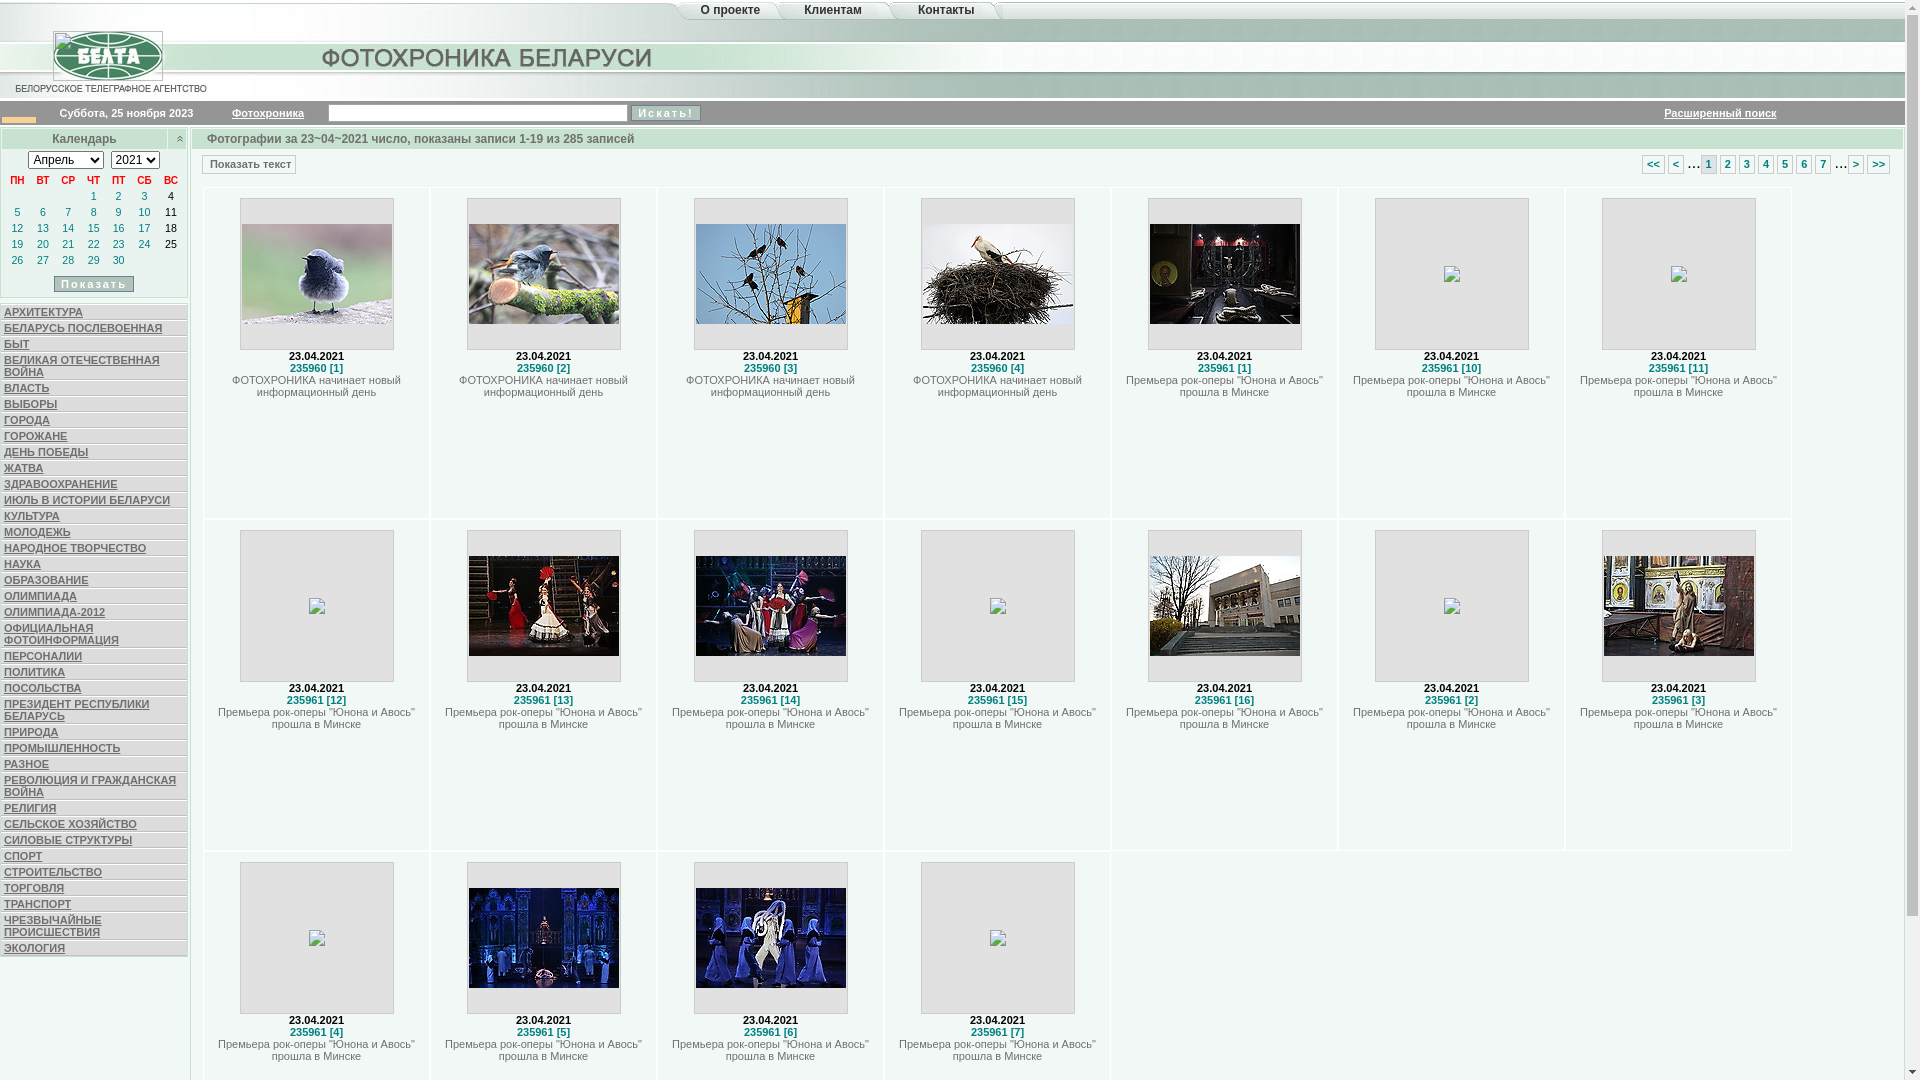  What do you see at coordinates (43, 226) in the screenshot?
I see `'13'` at bounding box center [43, 226].